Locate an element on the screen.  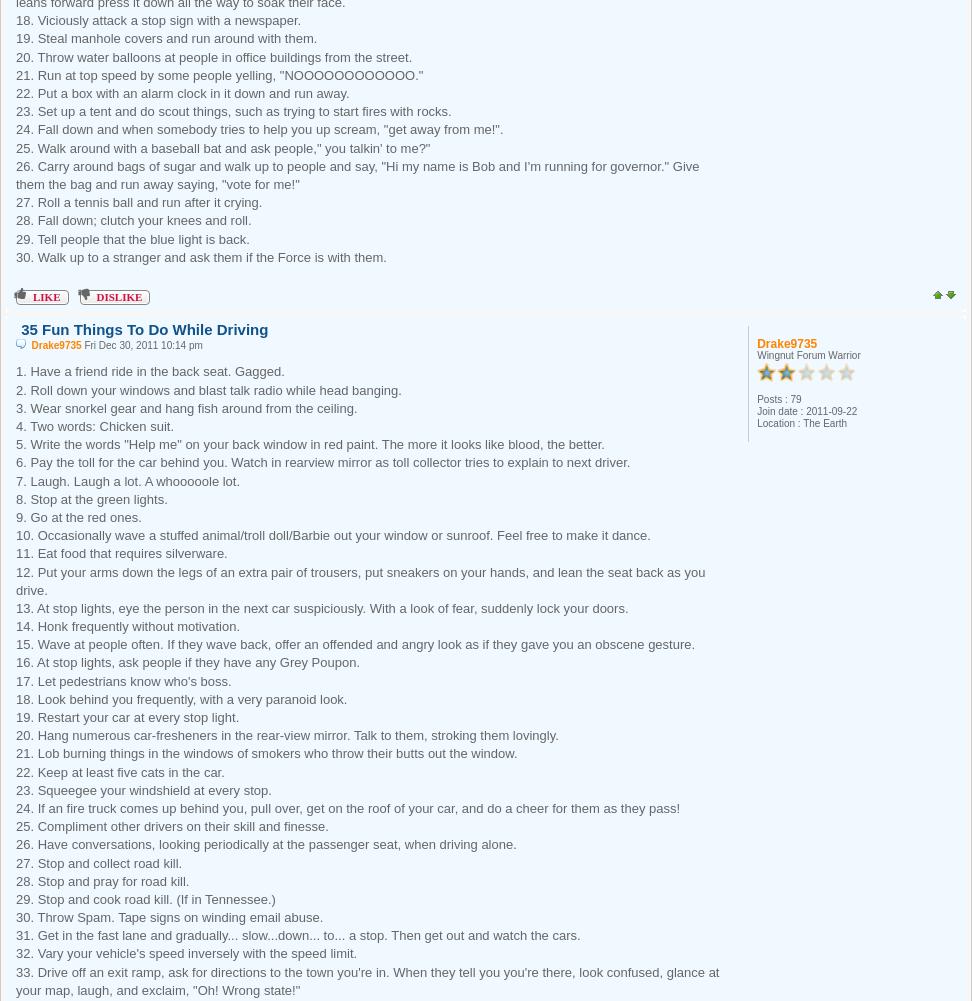
'2. Roll down your windows and blast talk radio while head banging.' is located at coordinates (207, 388).